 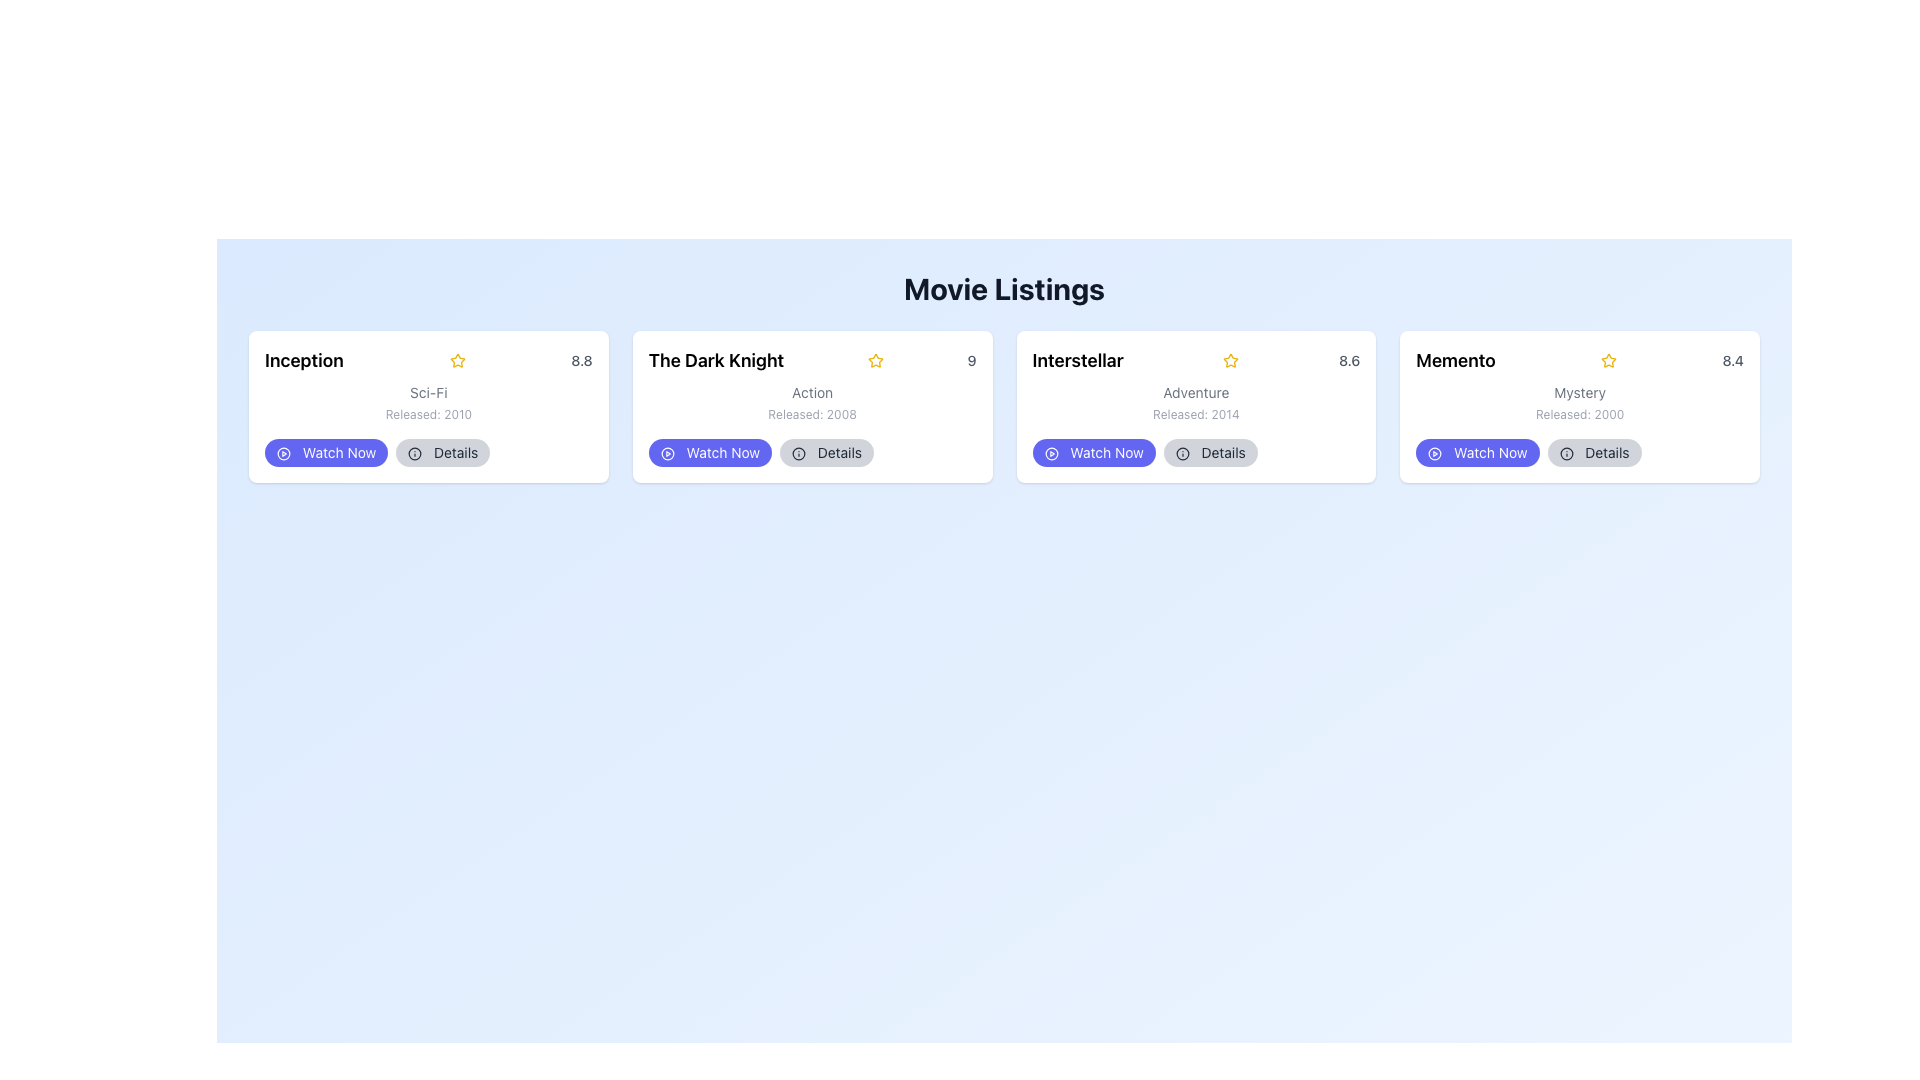 I want to click on the 'Watch Now' button located within the 'Interstellar' movie card to initiate the movie streaming functionality, so click(x=1093, y=452).